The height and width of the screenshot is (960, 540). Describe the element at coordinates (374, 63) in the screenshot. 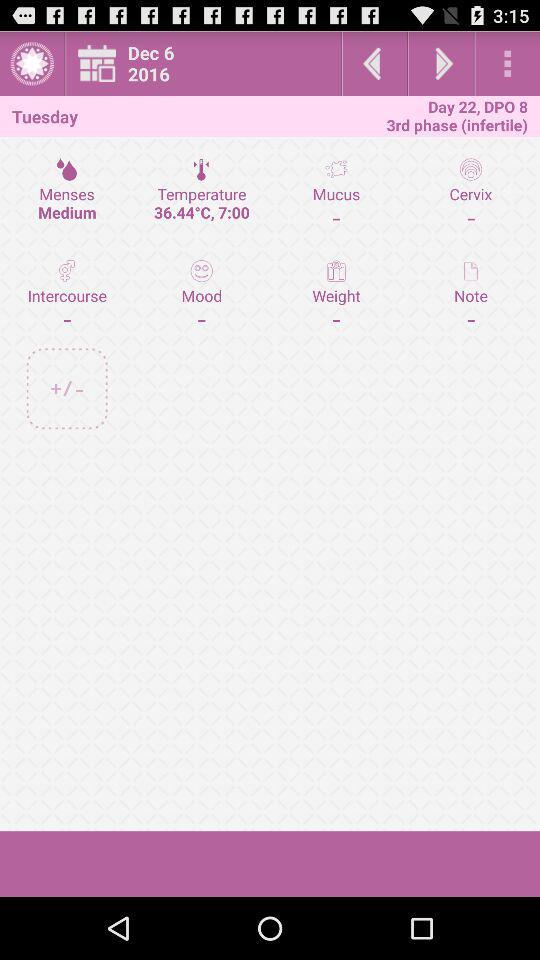

I see `previous` at that location.